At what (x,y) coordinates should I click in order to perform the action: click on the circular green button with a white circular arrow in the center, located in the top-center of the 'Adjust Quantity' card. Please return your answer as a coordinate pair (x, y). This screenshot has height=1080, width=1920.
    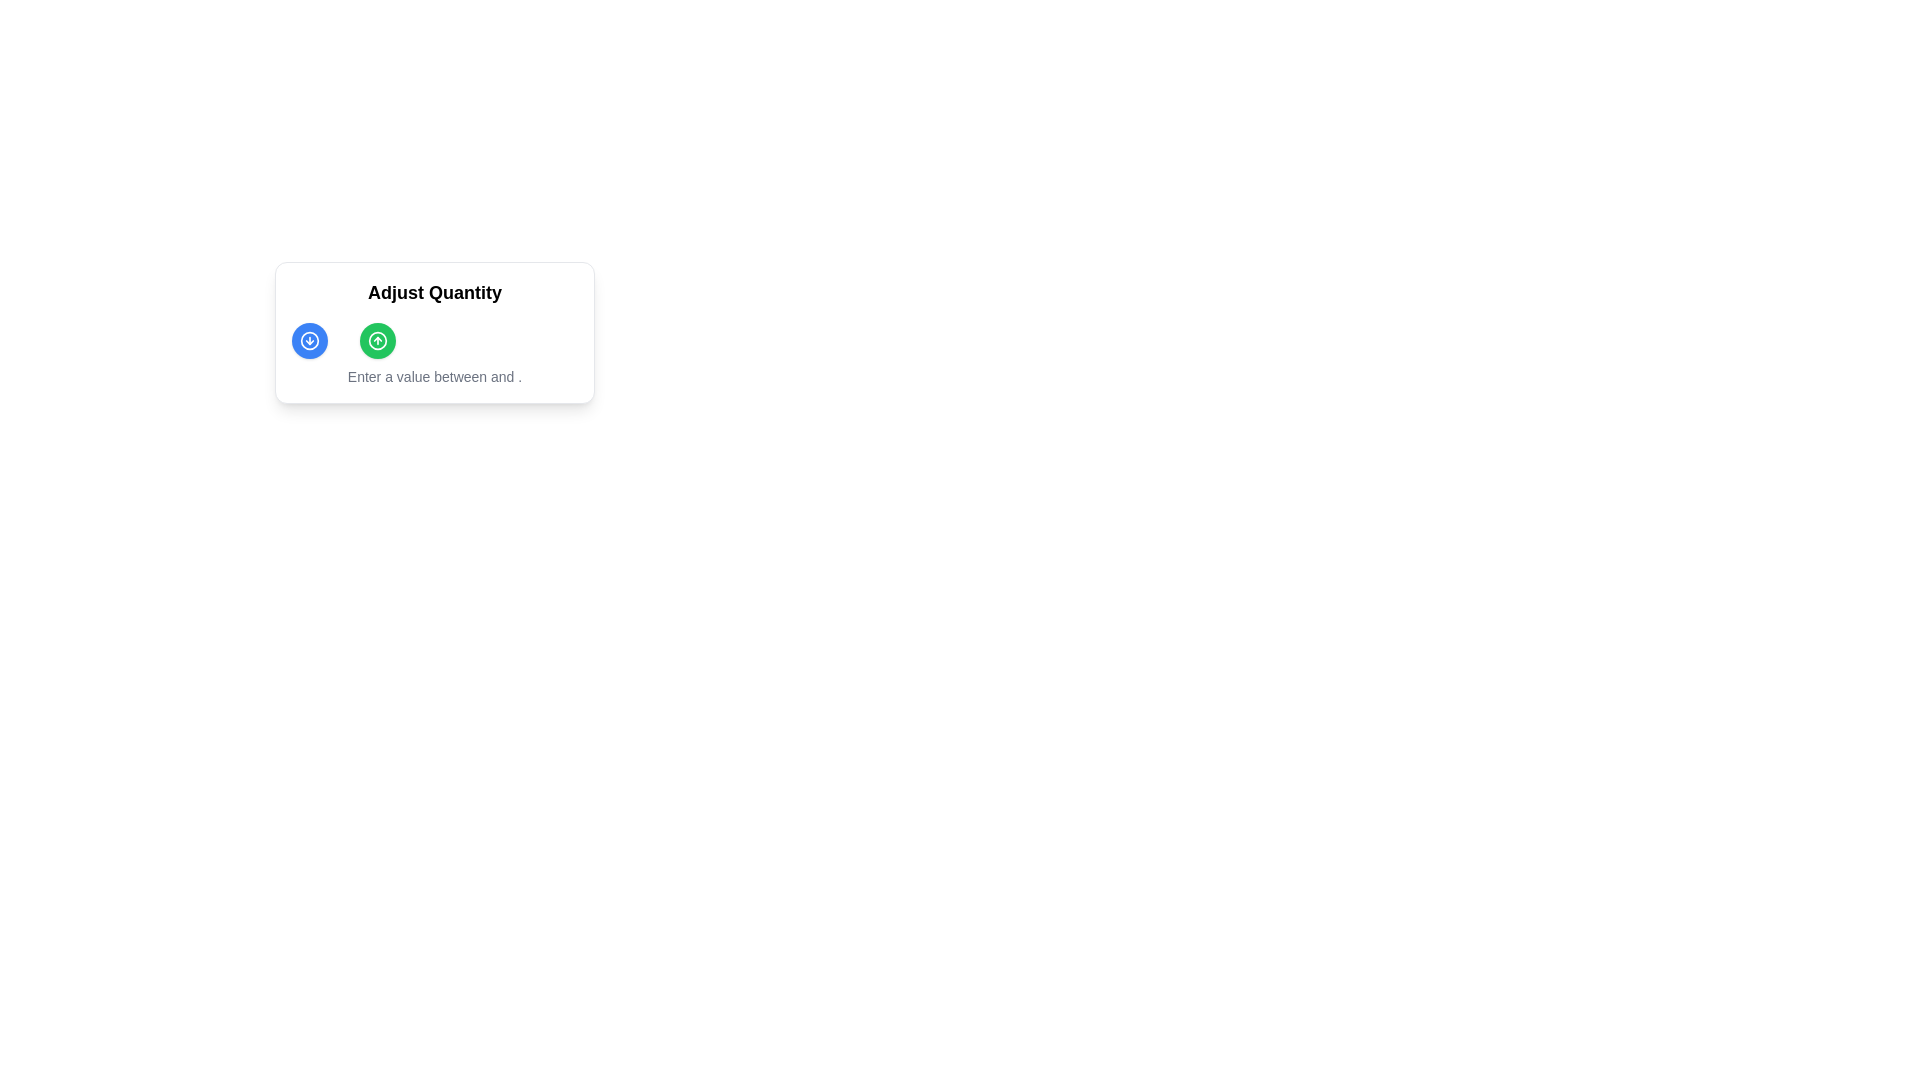
    Looking at the image, I should click on (378, 339).